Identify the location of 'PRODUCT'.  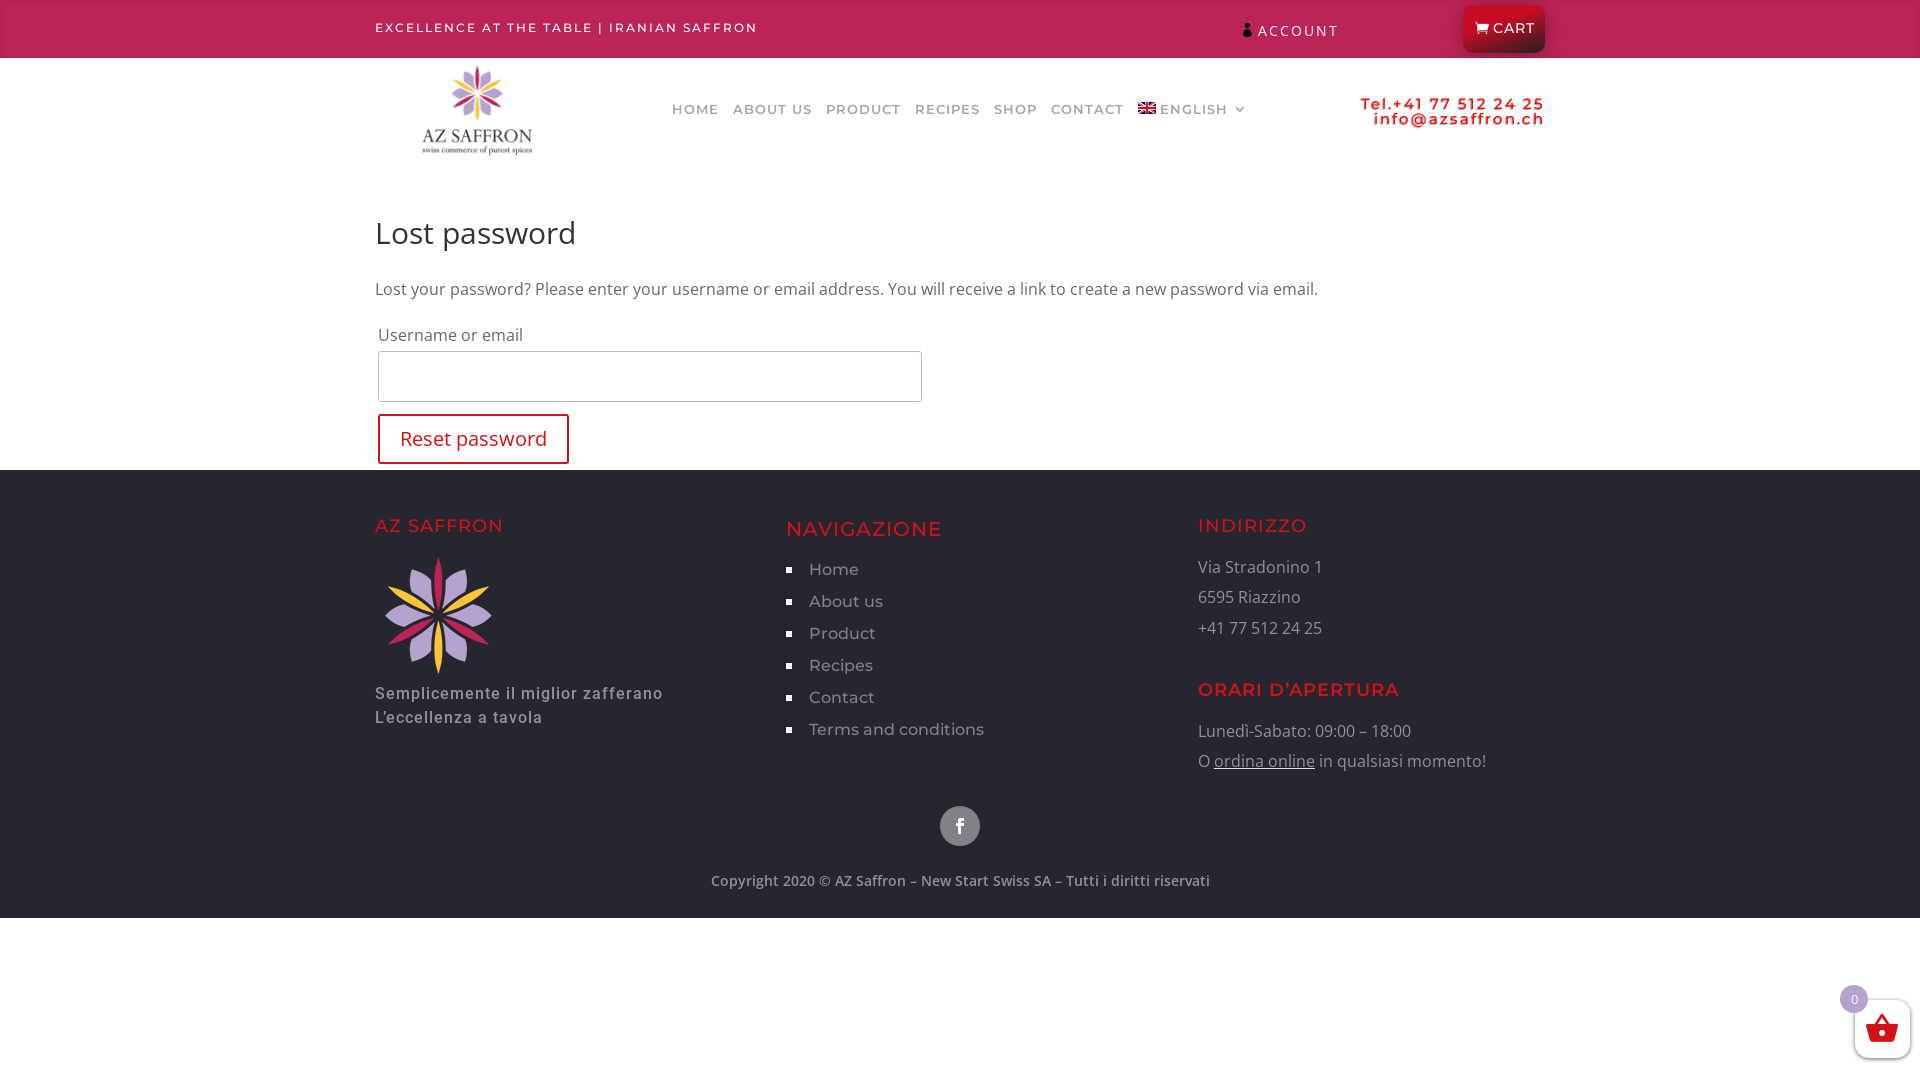
(825, 112).